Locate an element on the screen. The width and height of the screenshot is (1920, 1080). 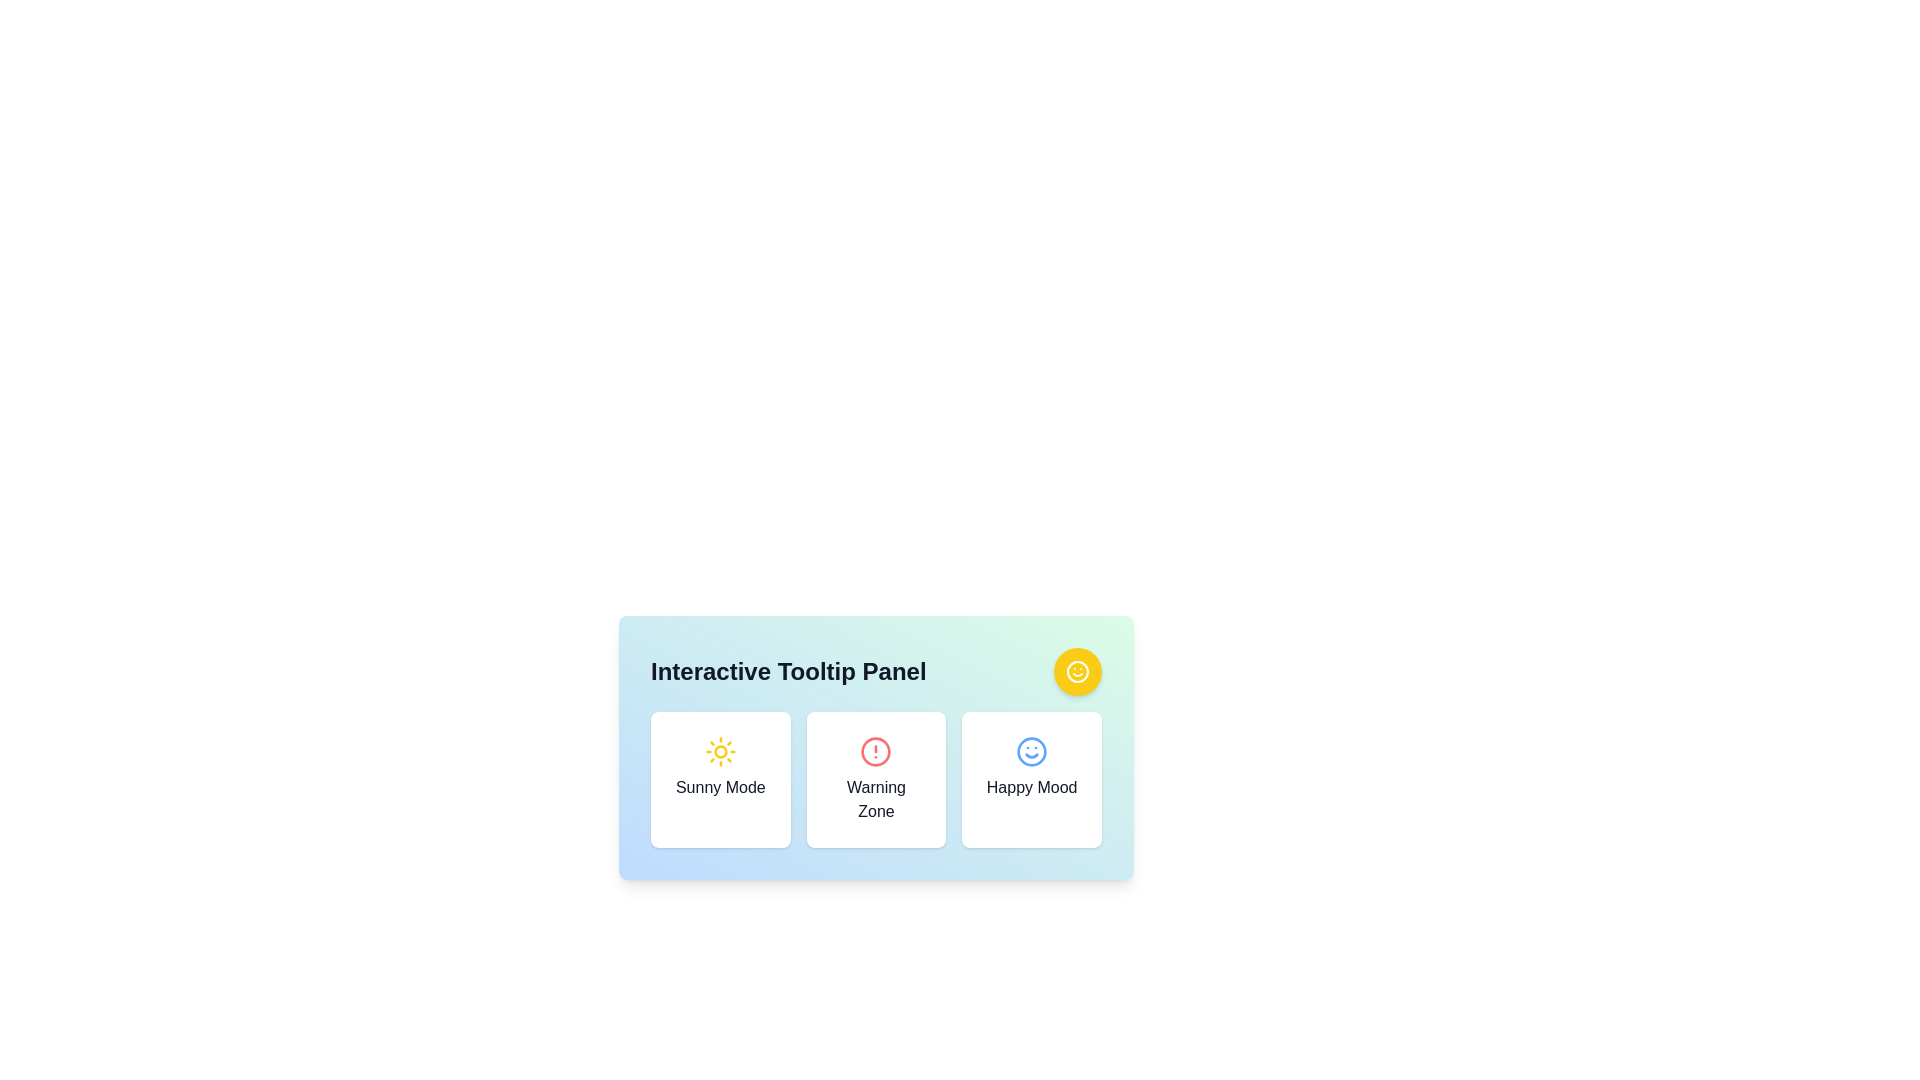
the 'Happy Mood' card, which is a rectangular card with a white background and a blue smiley face icon at the top, located to the right of the 'Warning Zone' card is located at coordinates (1032, 778).